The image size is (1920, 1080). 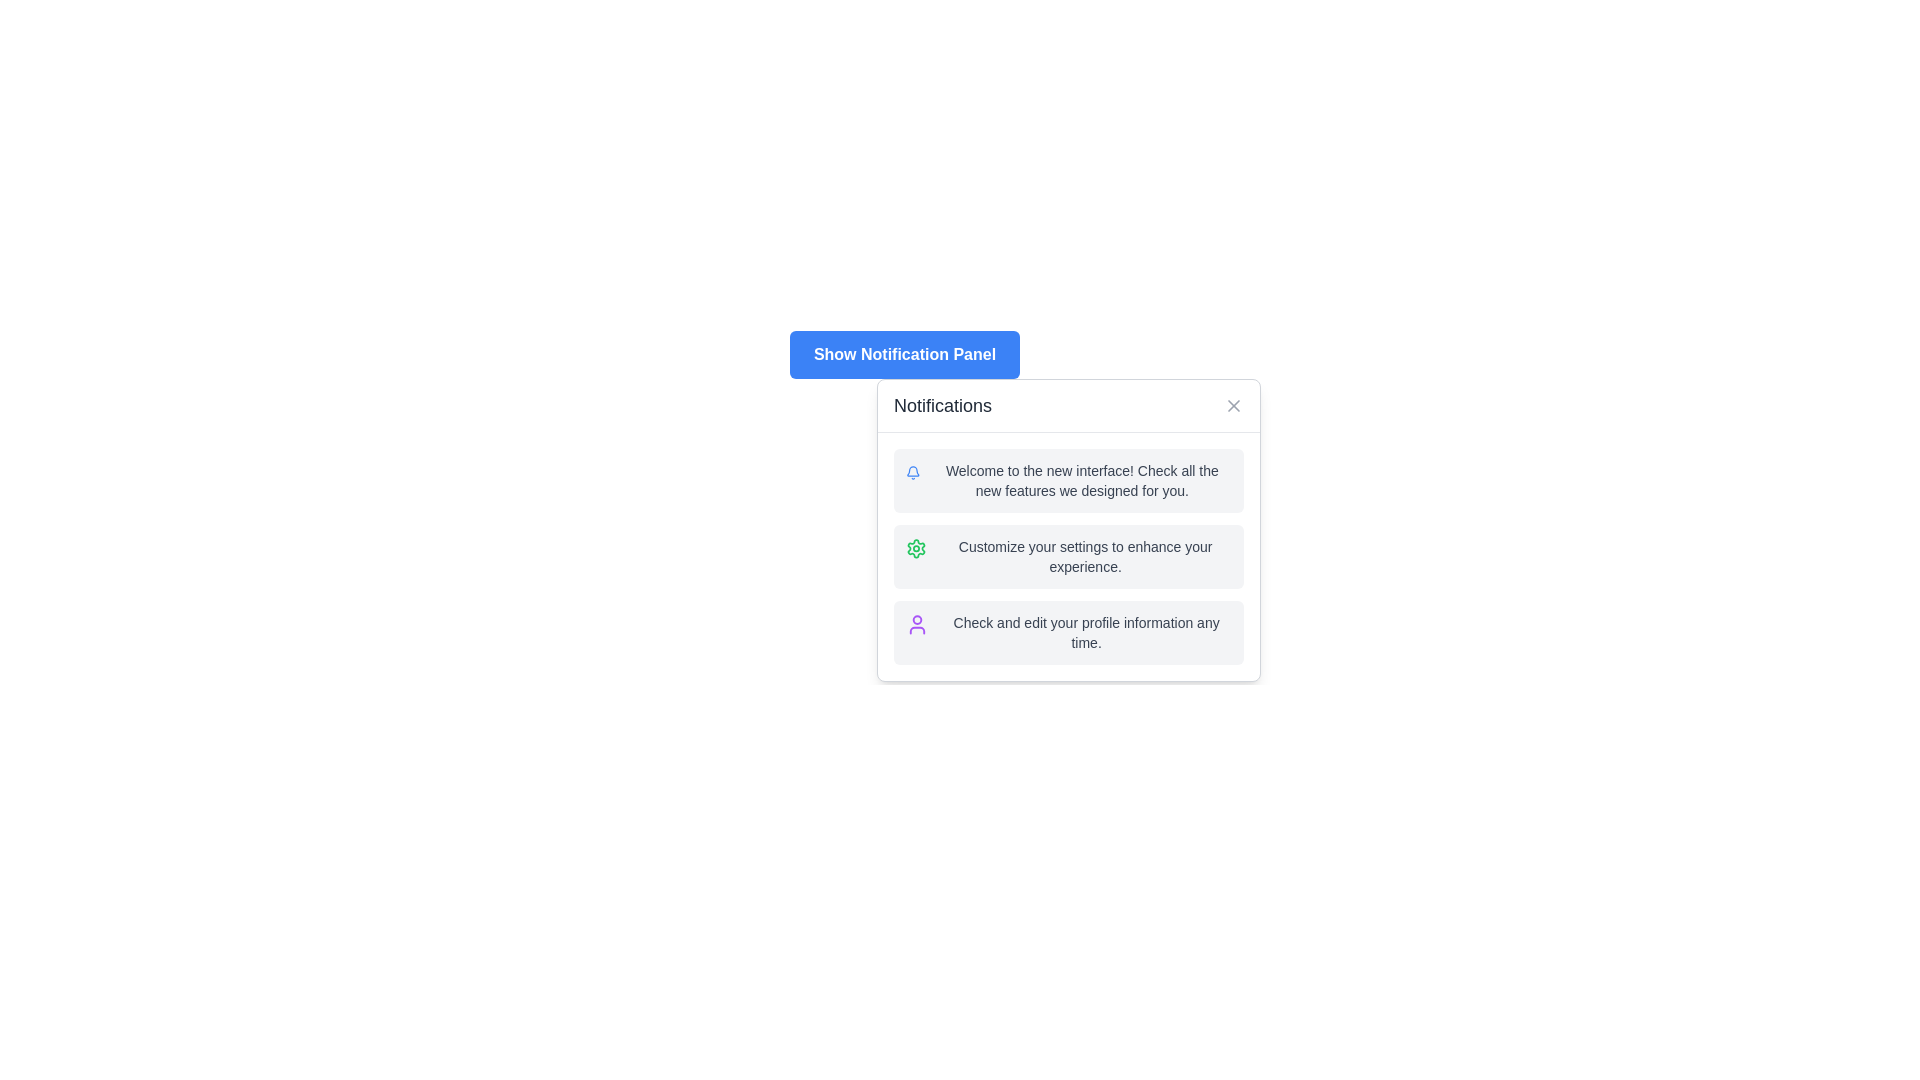 What do you see at coordinates (904, 483) in the screenshot?
I see `the Popup Notification Panel, which is a fixed rectangular panel with a white background and rounded corners, containing a title and a list of notifications` at bounding box center [904, 483].